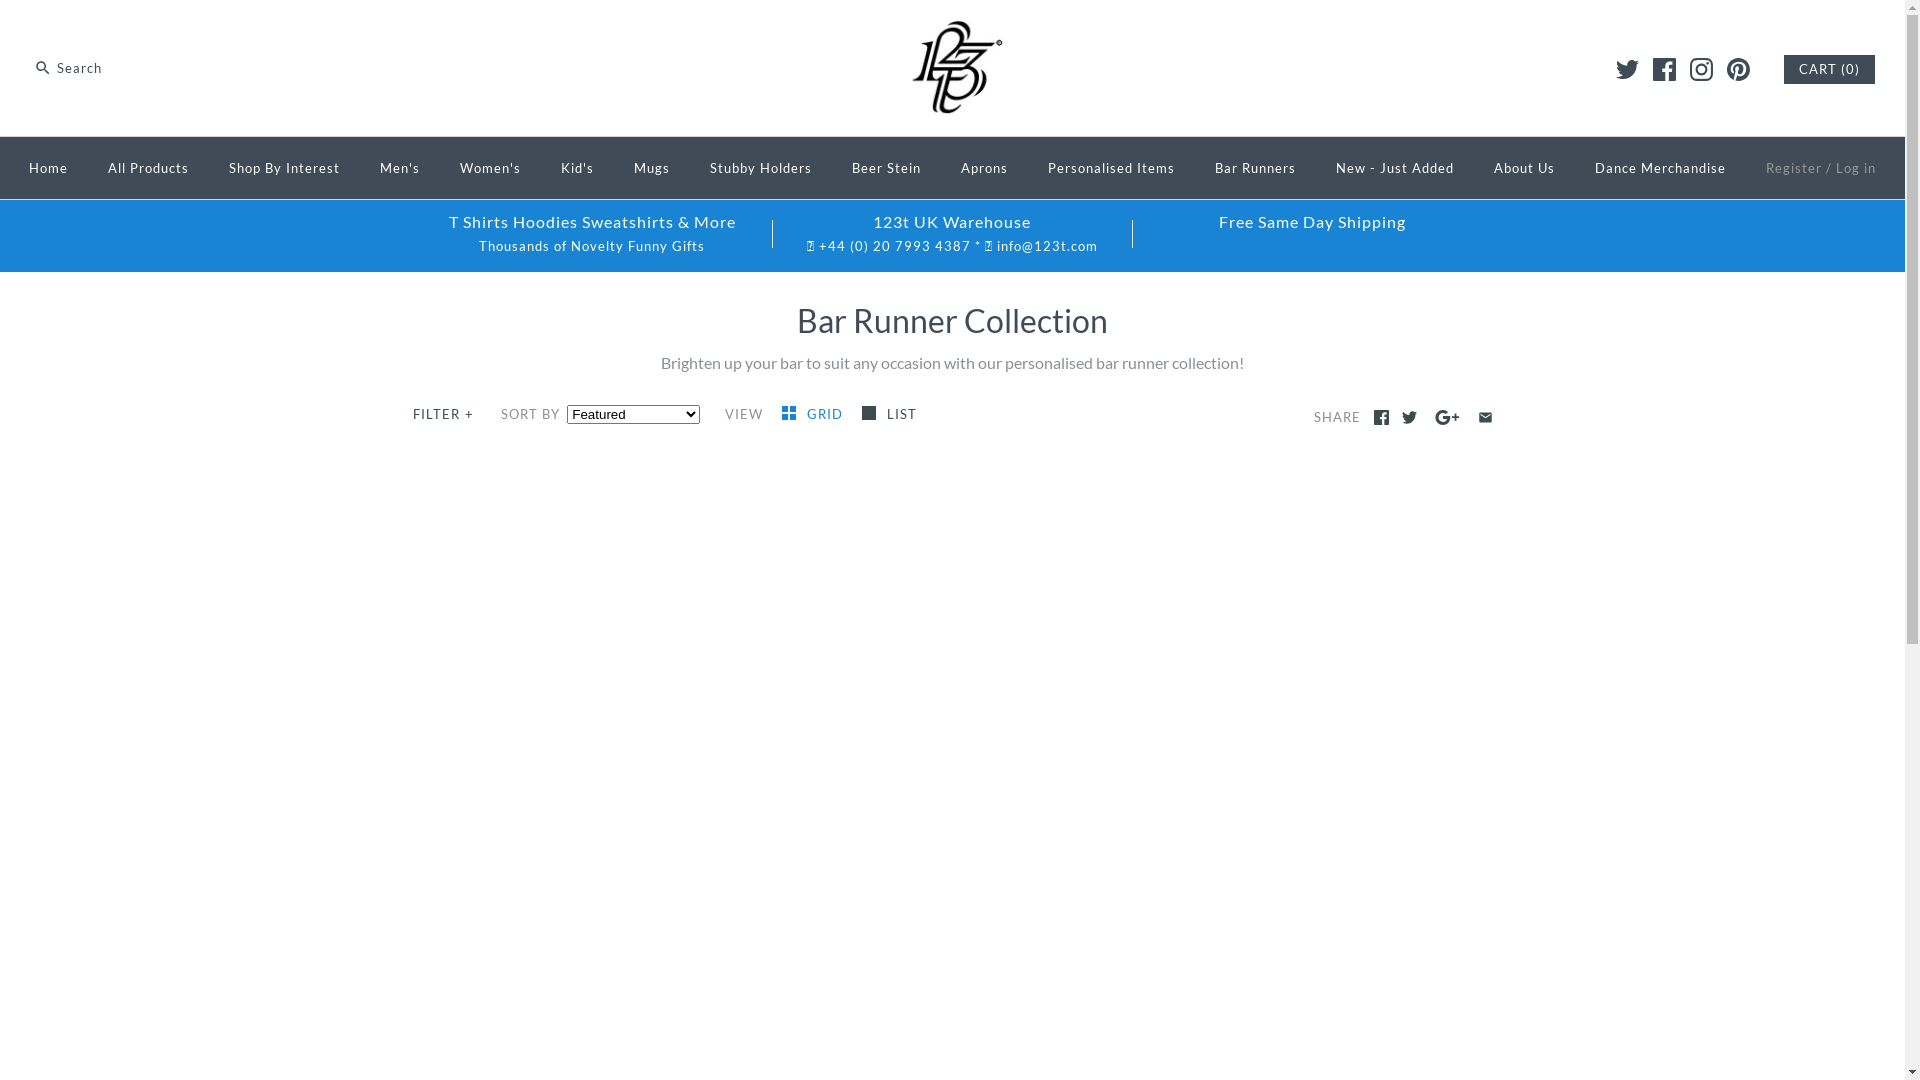  What do you see at coordinates (888, 412) in the screenshot?
I see `'LIST'` at bounding box center [888, 412].